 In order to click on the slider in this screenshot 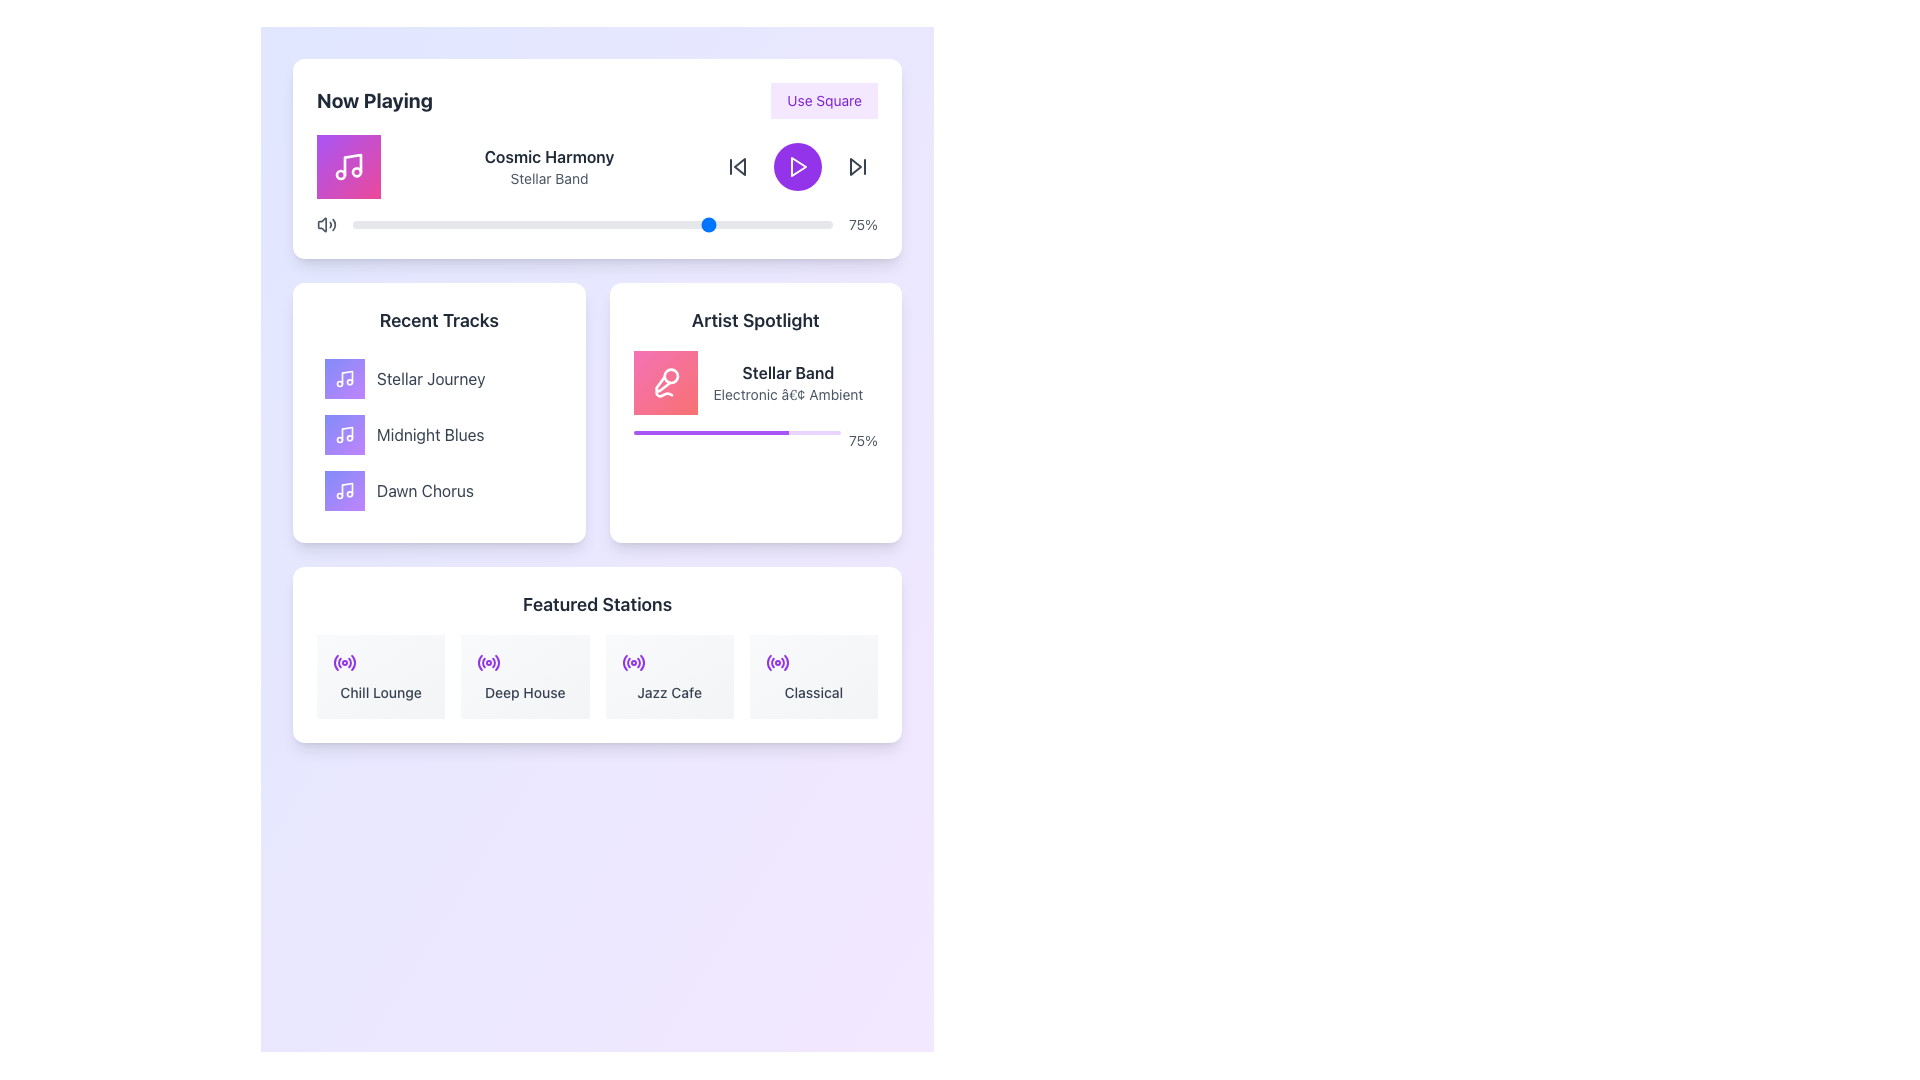, I will do `click(679, 224)`.